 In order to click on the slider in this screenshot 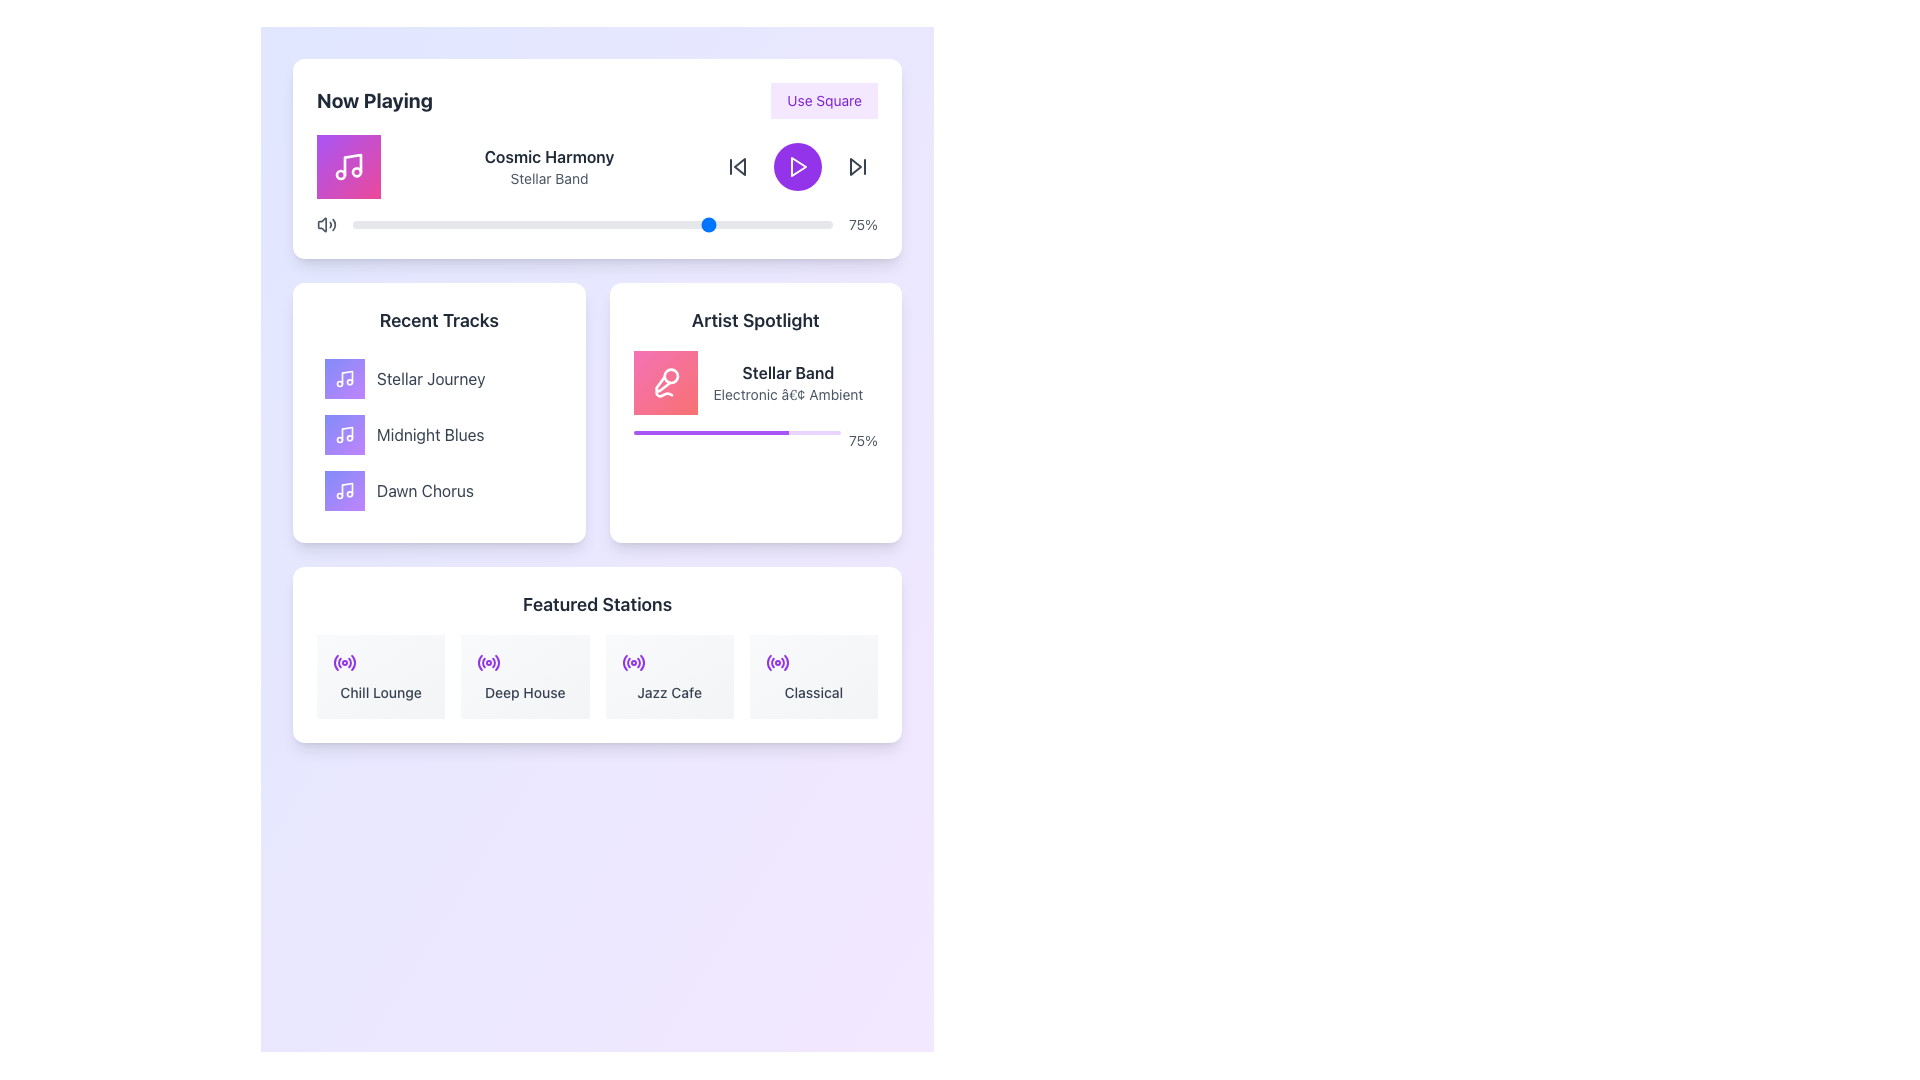, I will do `click(679, 224)`.